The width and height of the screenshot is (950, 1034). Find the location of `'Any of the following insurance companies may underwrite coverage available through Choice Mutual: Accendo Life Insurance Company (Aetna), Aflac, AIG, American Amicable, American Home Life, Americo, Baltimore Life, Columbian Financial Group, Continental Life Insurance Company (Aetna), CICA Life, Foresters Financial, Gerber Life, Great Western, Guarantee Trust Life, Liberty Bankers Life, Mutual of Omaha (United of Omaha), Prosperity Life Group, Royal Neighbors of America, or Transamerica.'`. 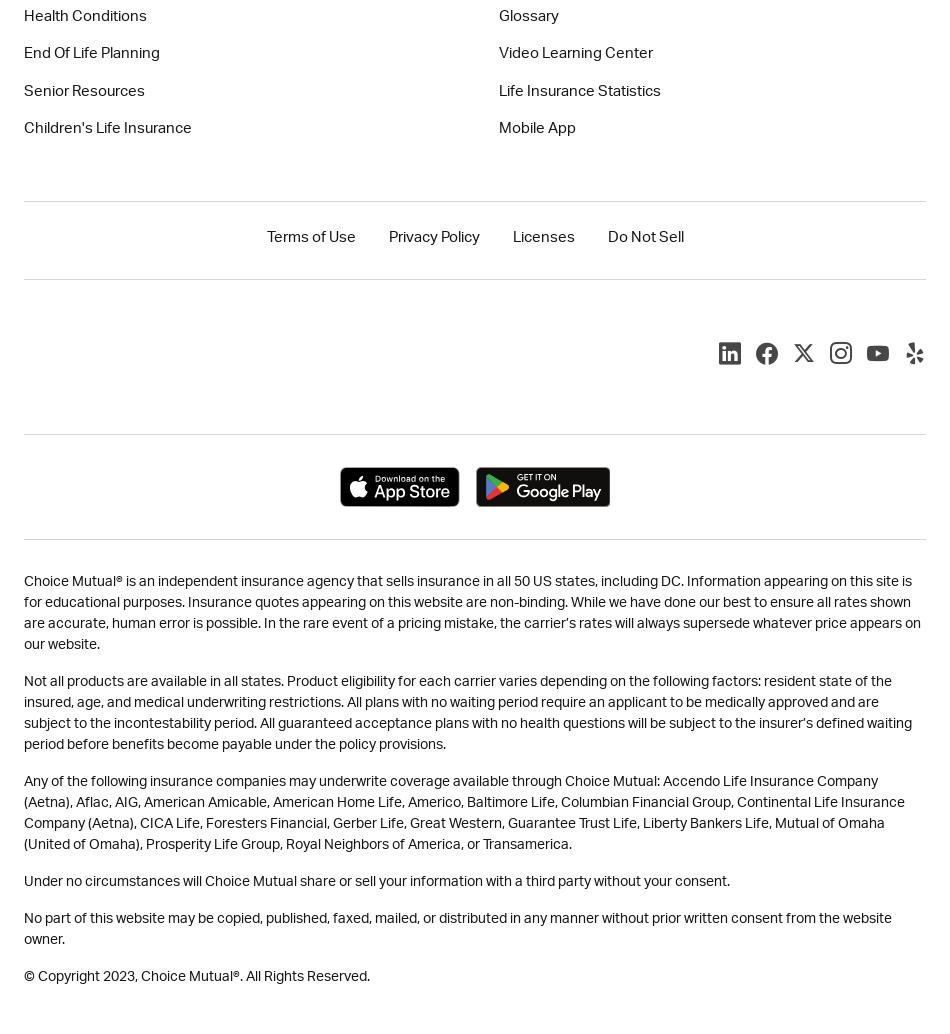

'Any of the following insurance companies may underwrite coverage available through Choice Mutual: Accendo Life Insurance Company (Aetna), Aflac, AIG, American Amicable, American Home Life, Americo, Baltimore Life, Columbian Financial Group, Continental Life Insurance Company (Aetna), CICA Life, Foresters Financial, Gerber Life, Great Western, Guarantee Trust Life, Liberty Bankers Life, Mutual of Omaha (United of Omaha), Prosperity Life Group, Royal Neighbors of America, or Transamerica.' is located at coordinates (463, 811).